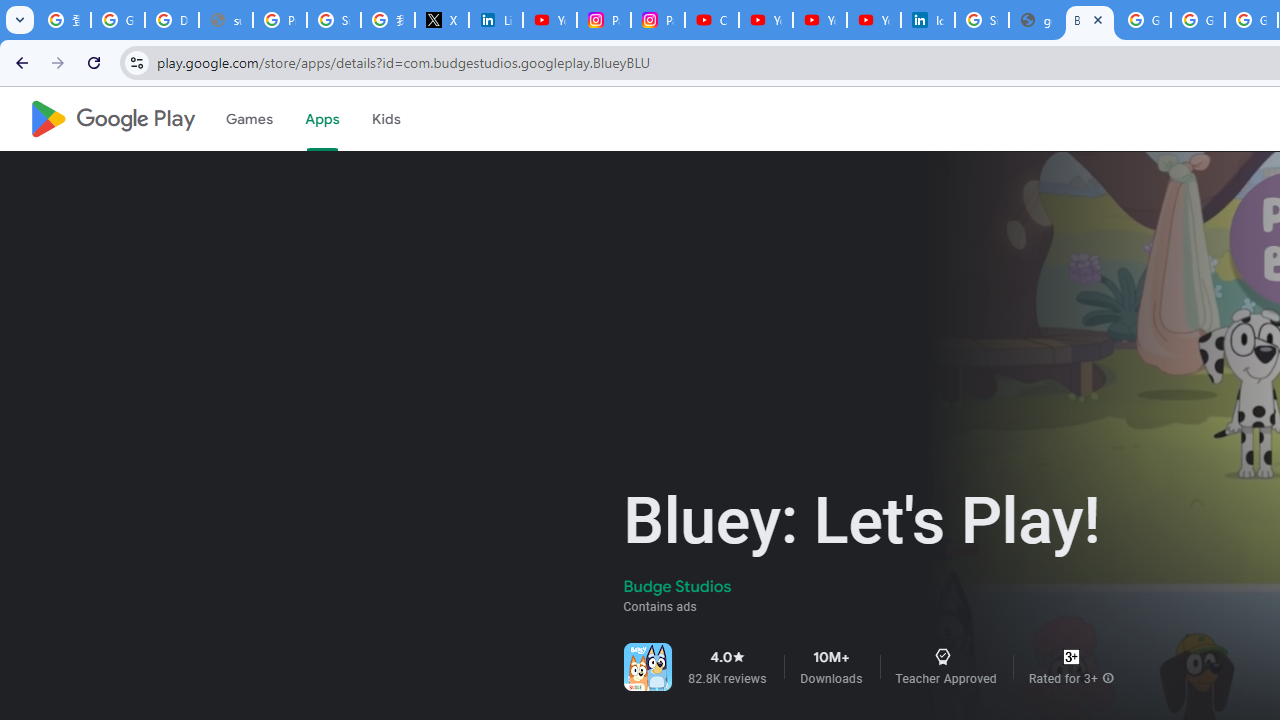 This screenshot has width=1280, height=720. What do you see at coordinates (677, 585) in the screenshot?
I see `'Budge Studios'` at bounding box center [677, 585].